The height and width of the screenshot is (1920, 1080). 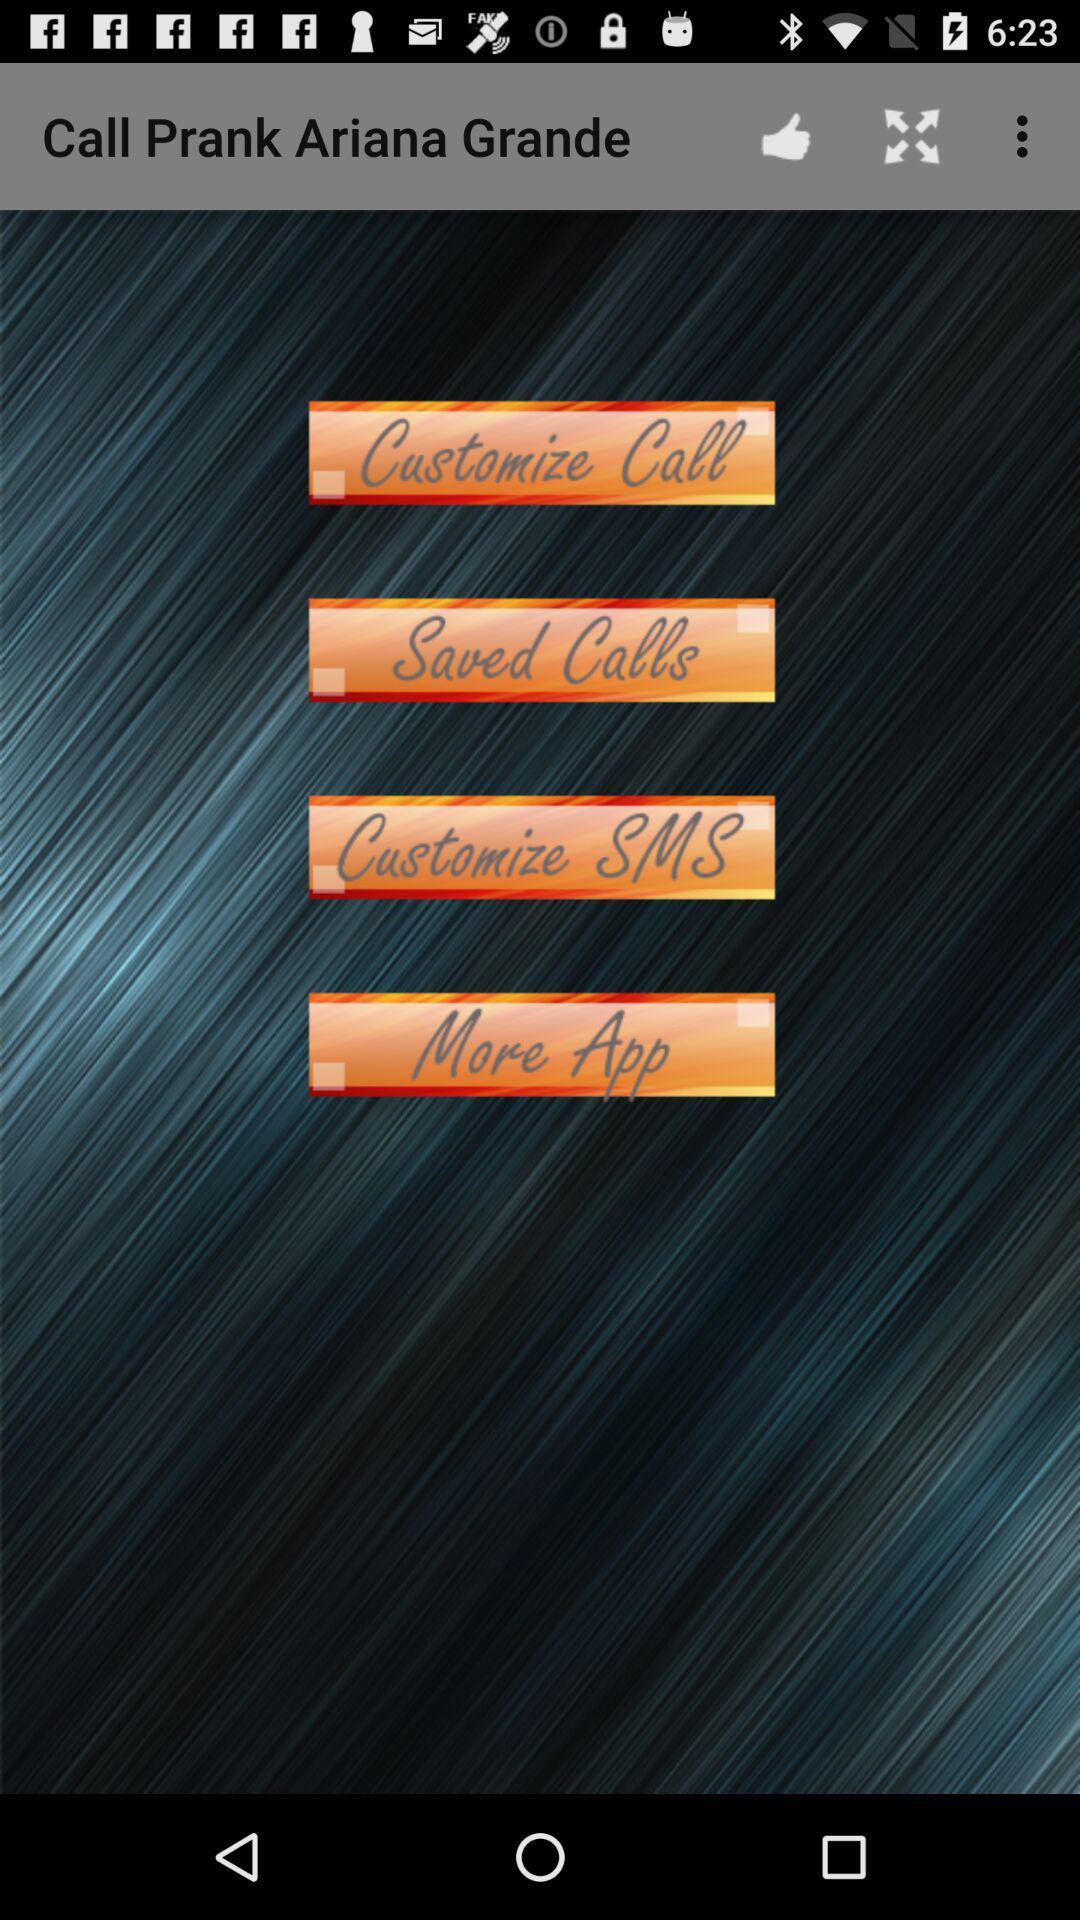 I want to click on the app to the right of the call prank ariana, so click(x=785, y=135).